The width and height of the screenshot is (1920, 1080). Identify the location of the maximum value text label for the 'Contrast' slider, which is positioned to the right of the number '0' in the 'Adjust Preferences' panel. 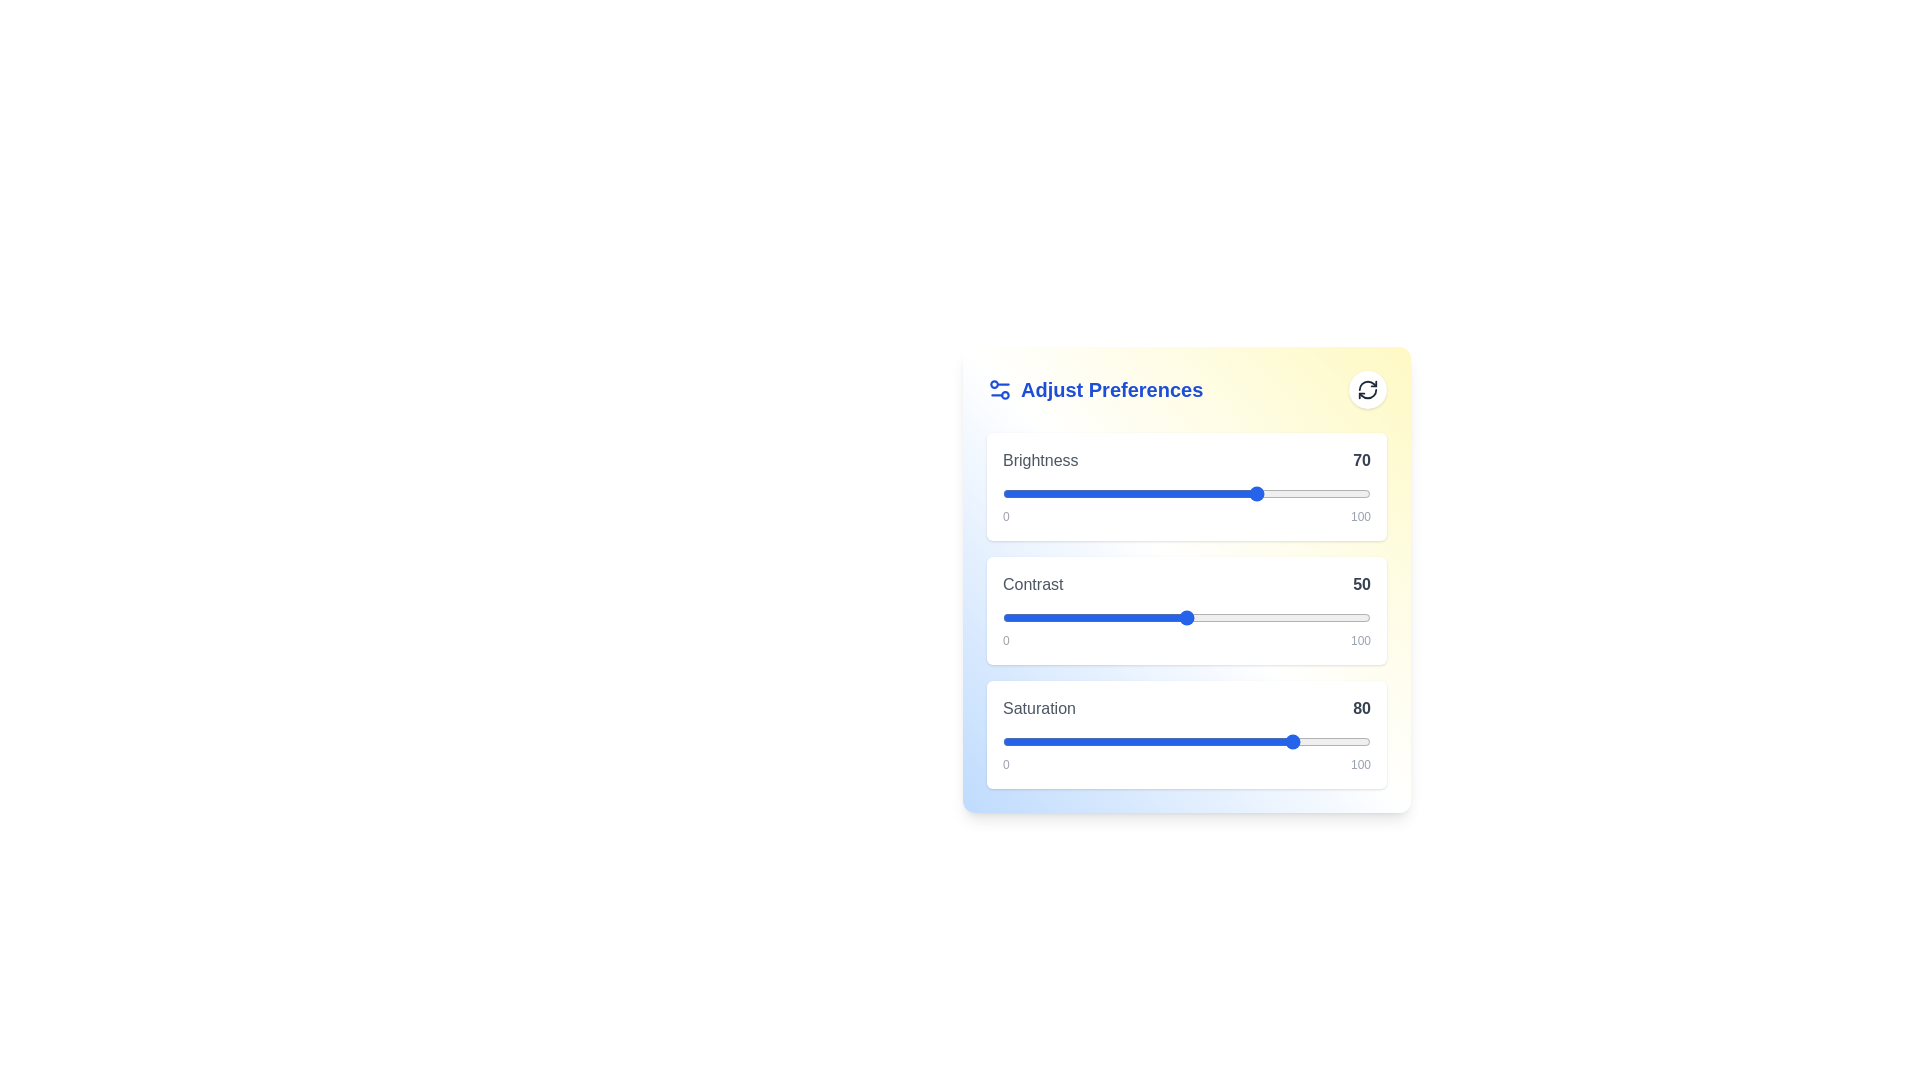
(1360, 640).